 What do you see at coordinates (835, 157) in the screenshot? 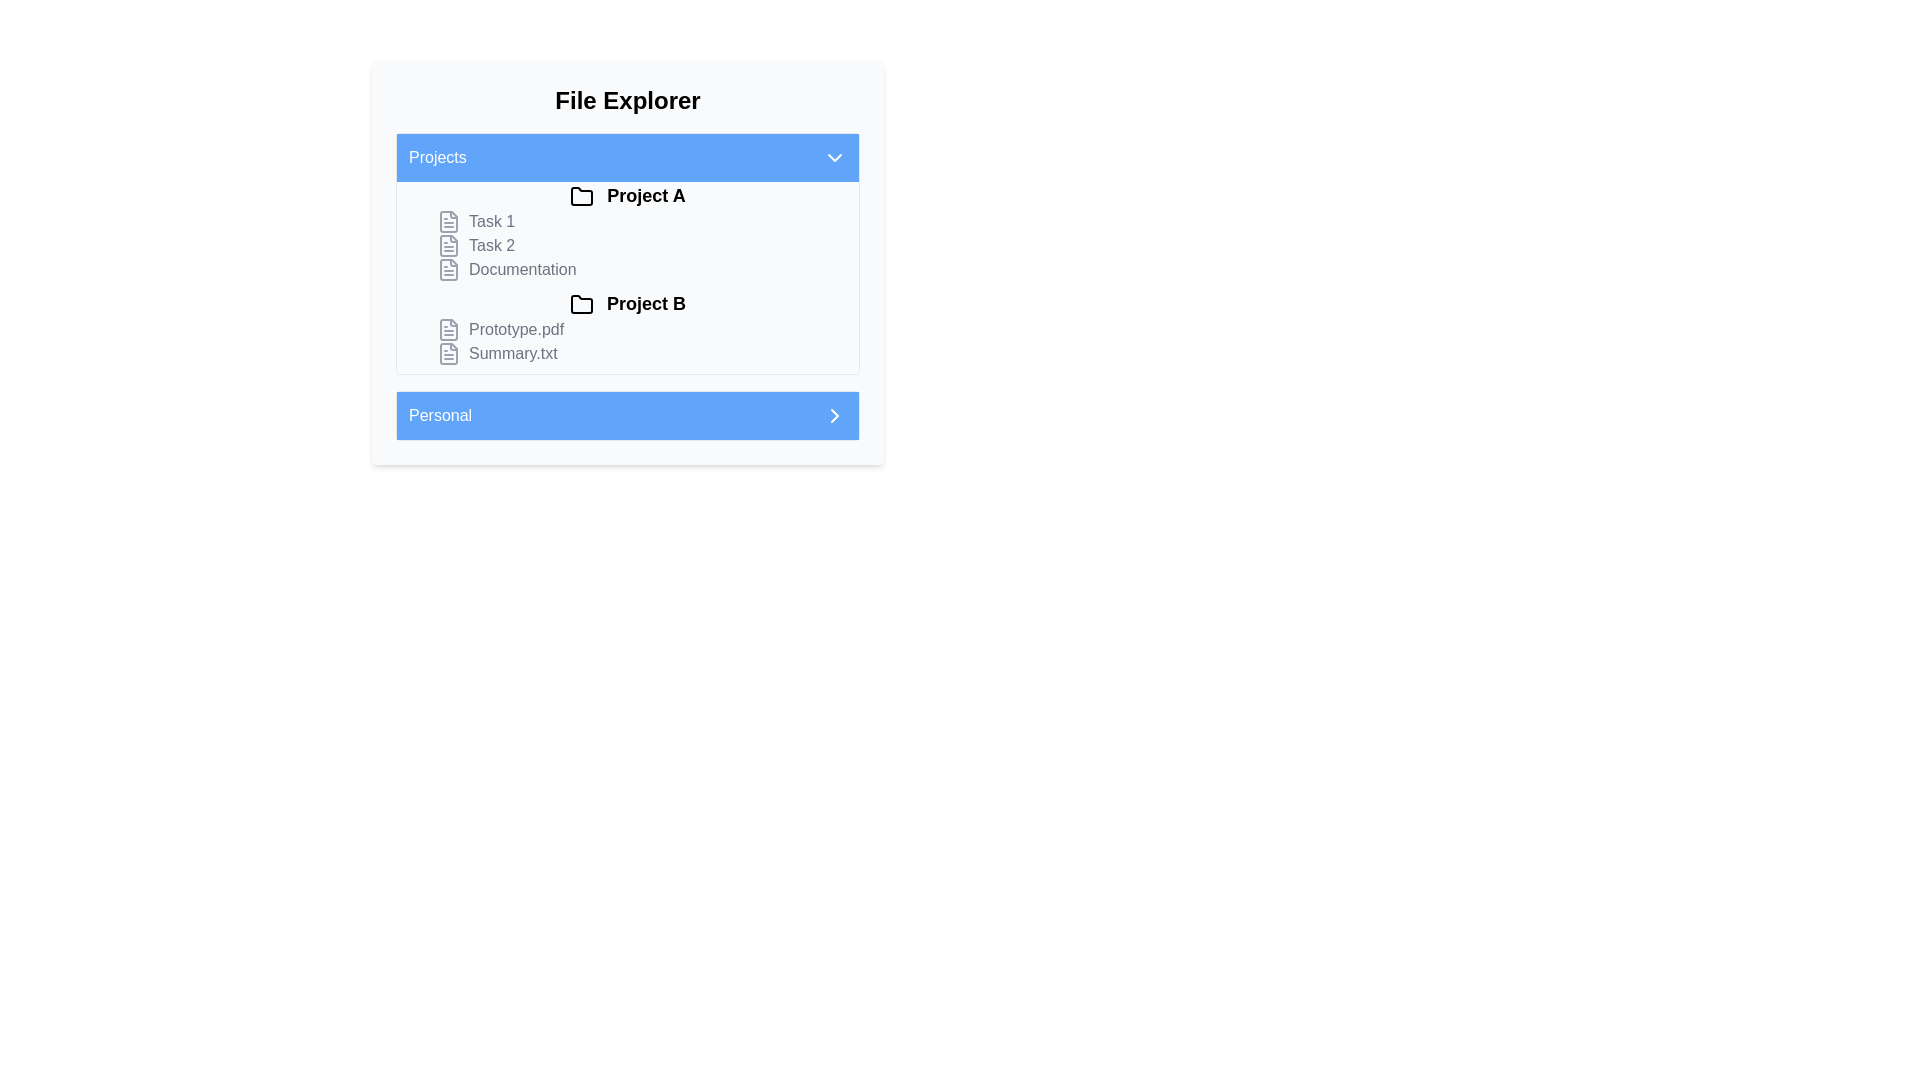
I see `the downwards-pointing chevron toggle icon located in the 'Projects' header section` at bounding box center [835, 157].